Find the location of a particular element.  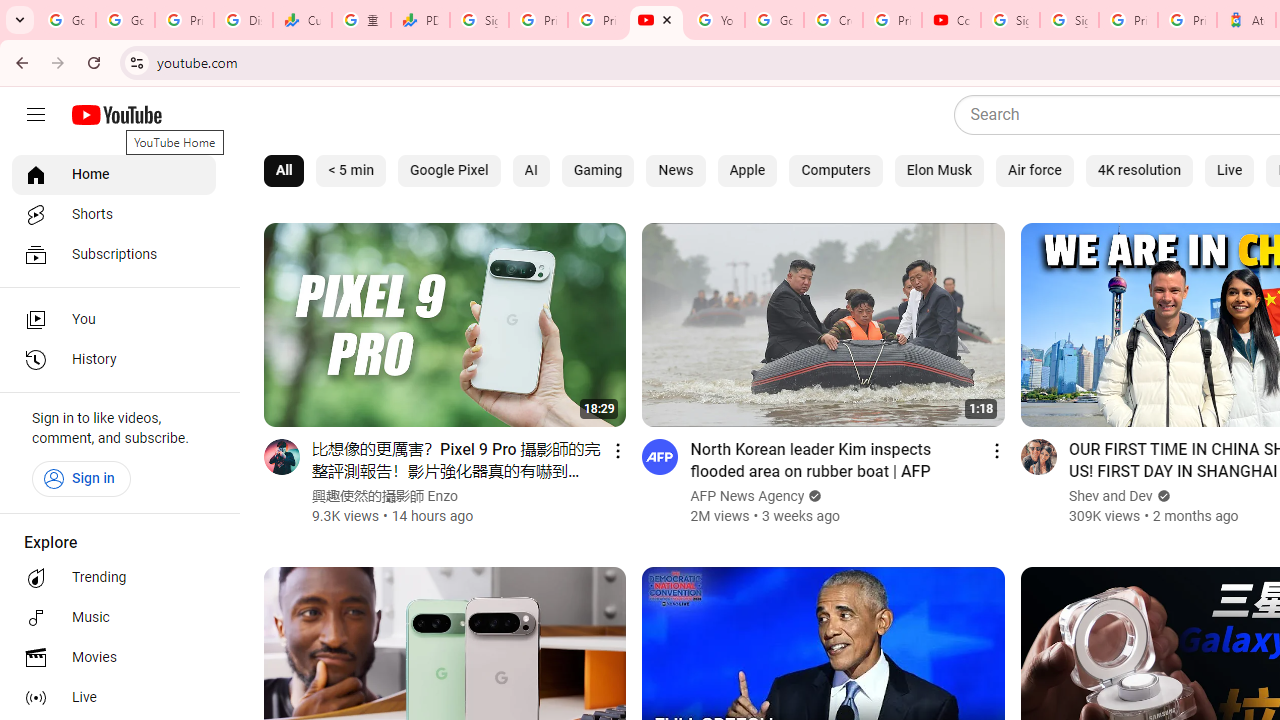

'Trending' is located at coordinates (112, 578).